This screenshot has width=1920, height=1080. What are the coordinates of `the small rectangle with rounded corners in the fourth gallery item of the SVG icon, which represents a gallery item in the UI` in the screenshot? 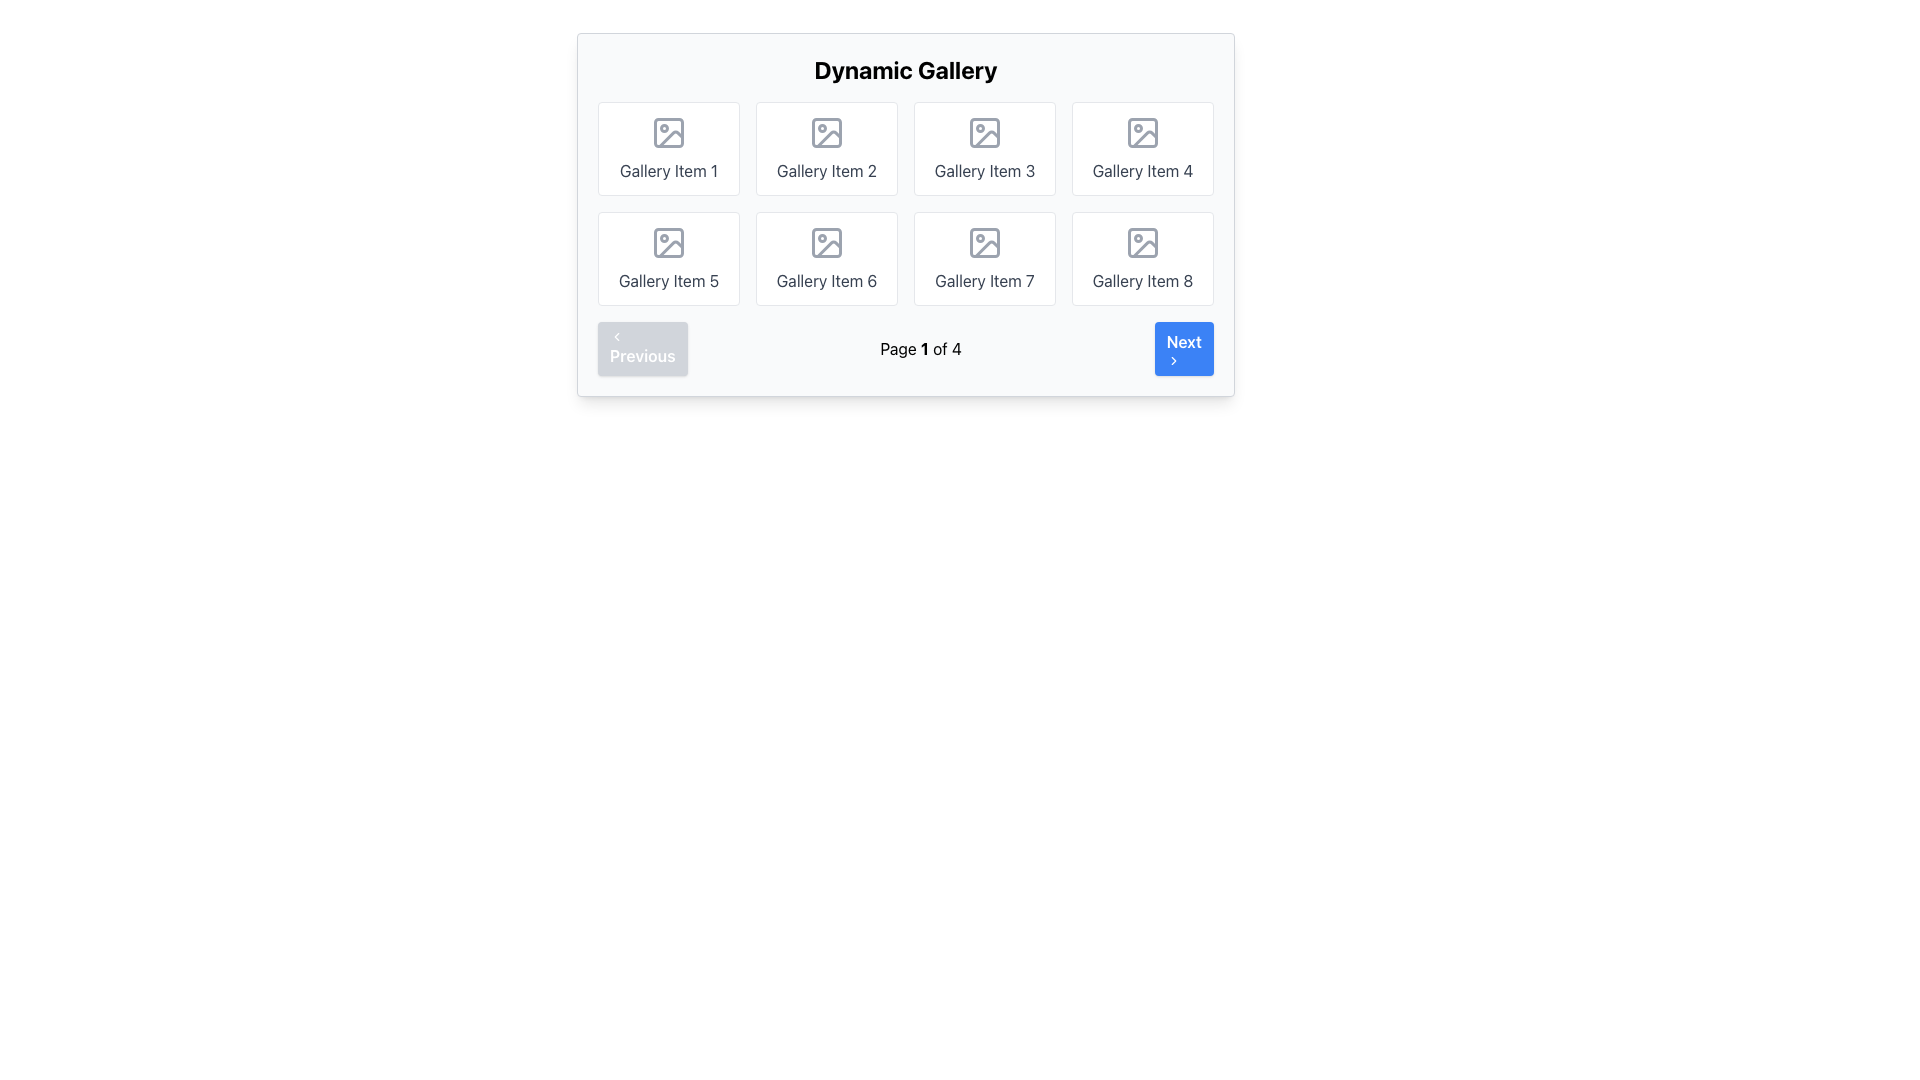 It's located at (1142, 132).